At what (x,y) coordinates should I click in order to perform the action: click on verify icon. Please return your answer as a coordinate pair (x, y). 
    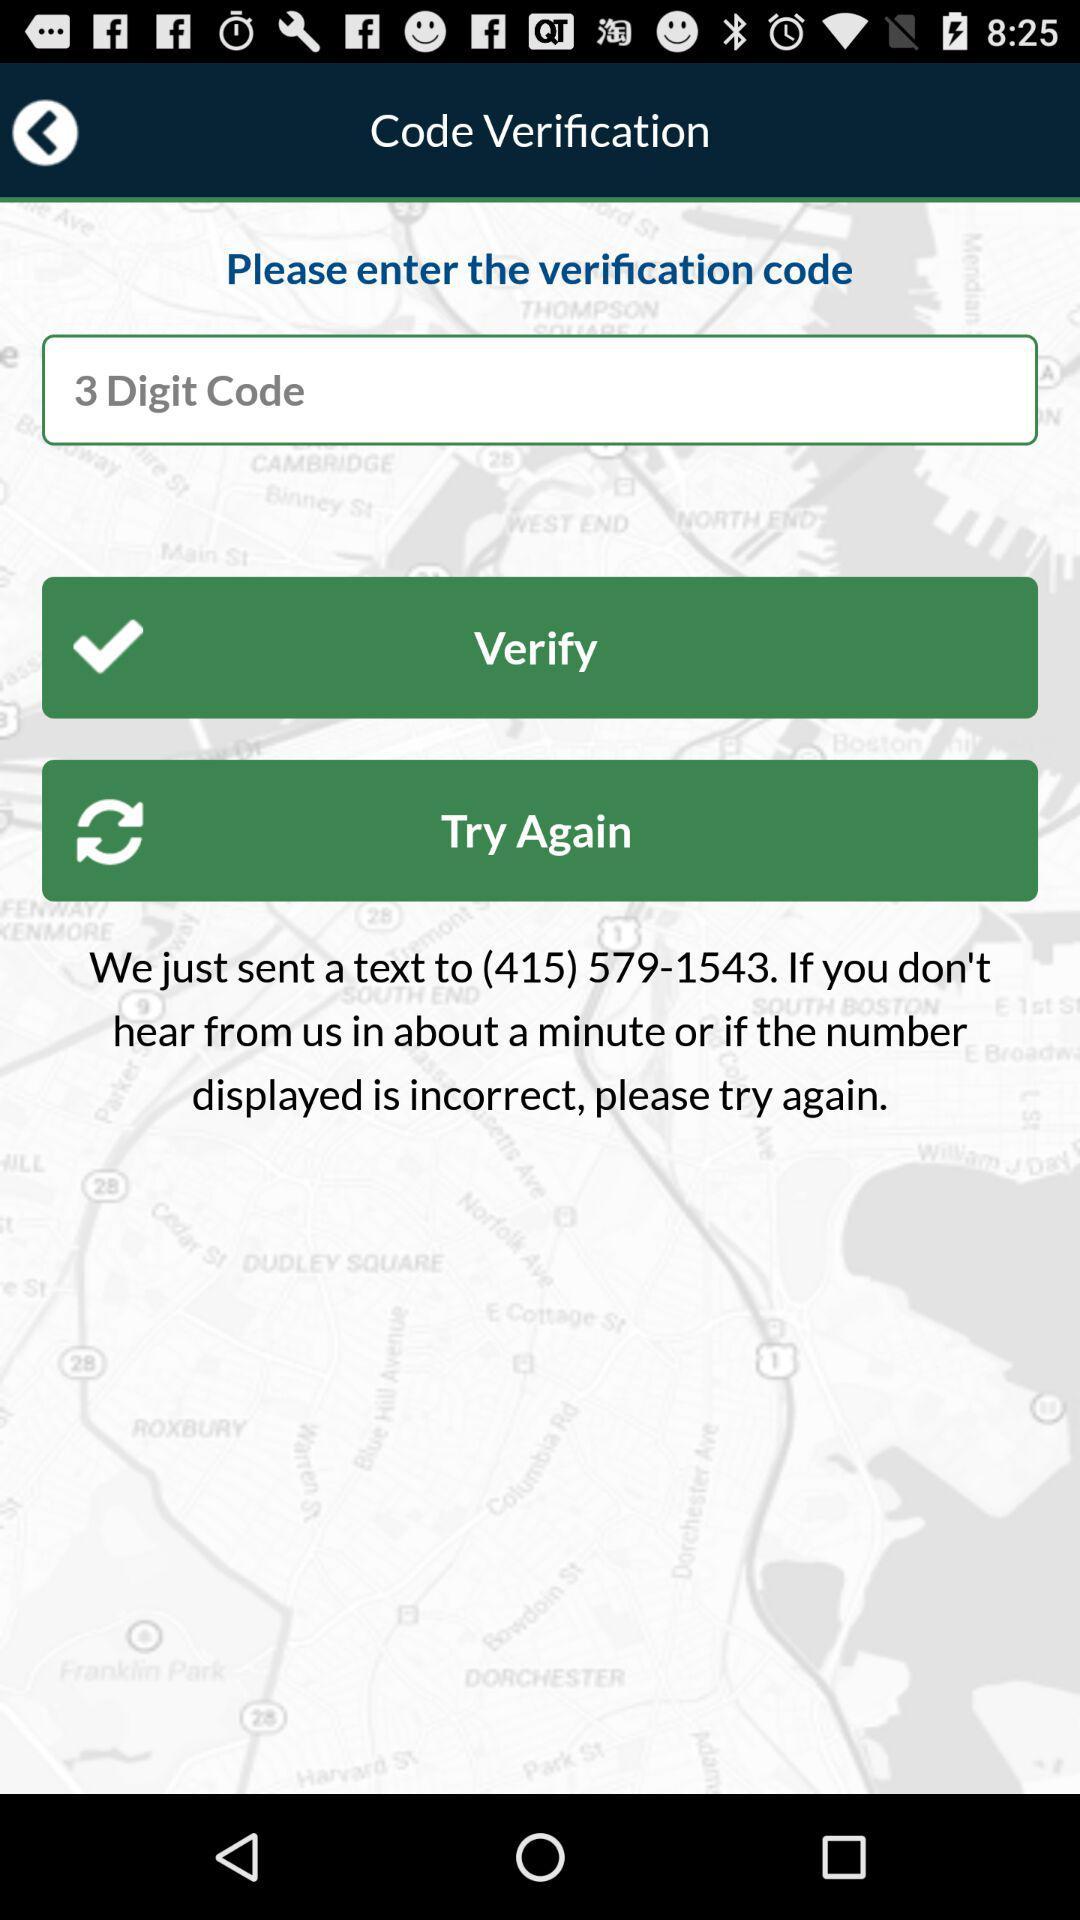
    Looking at the image, I should click on (540, 647).